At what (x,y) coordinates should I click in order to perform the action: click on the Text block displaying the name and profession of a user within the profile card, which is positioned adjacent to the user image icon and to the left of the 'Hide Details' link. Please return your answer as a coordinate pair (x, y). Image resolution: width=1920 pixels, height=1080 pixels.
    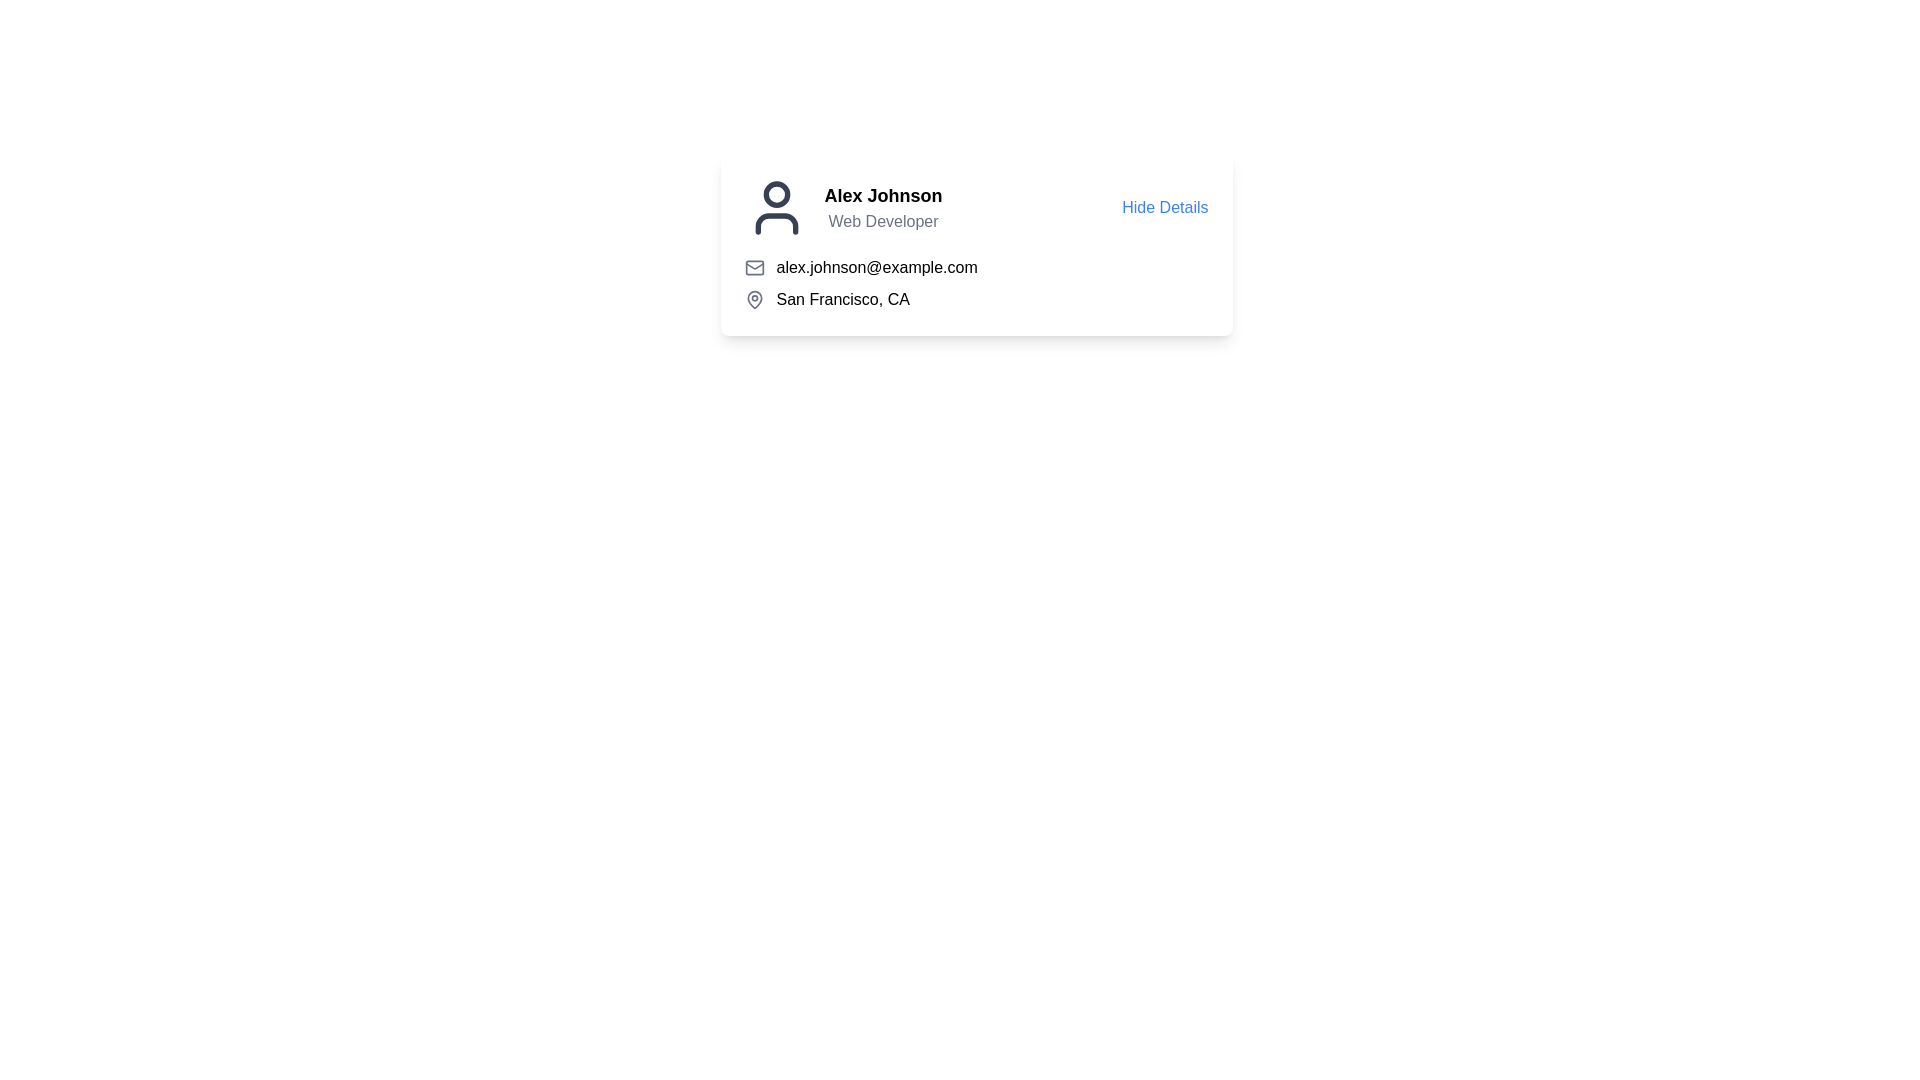
    Looking at the image, I should click on (882, 208).